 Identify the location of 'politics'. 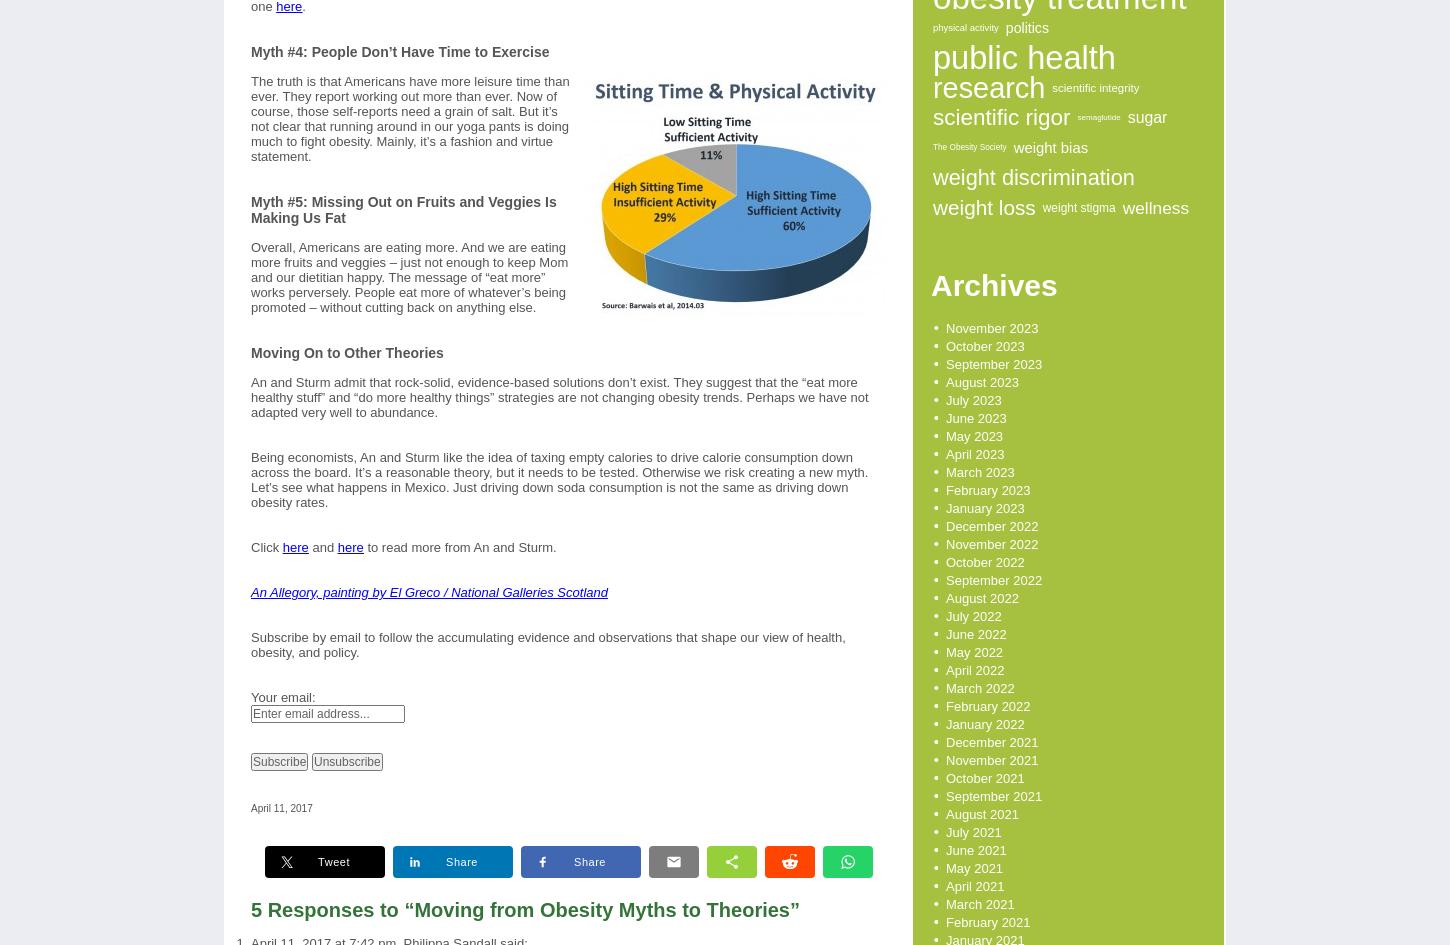
(1004, 27).